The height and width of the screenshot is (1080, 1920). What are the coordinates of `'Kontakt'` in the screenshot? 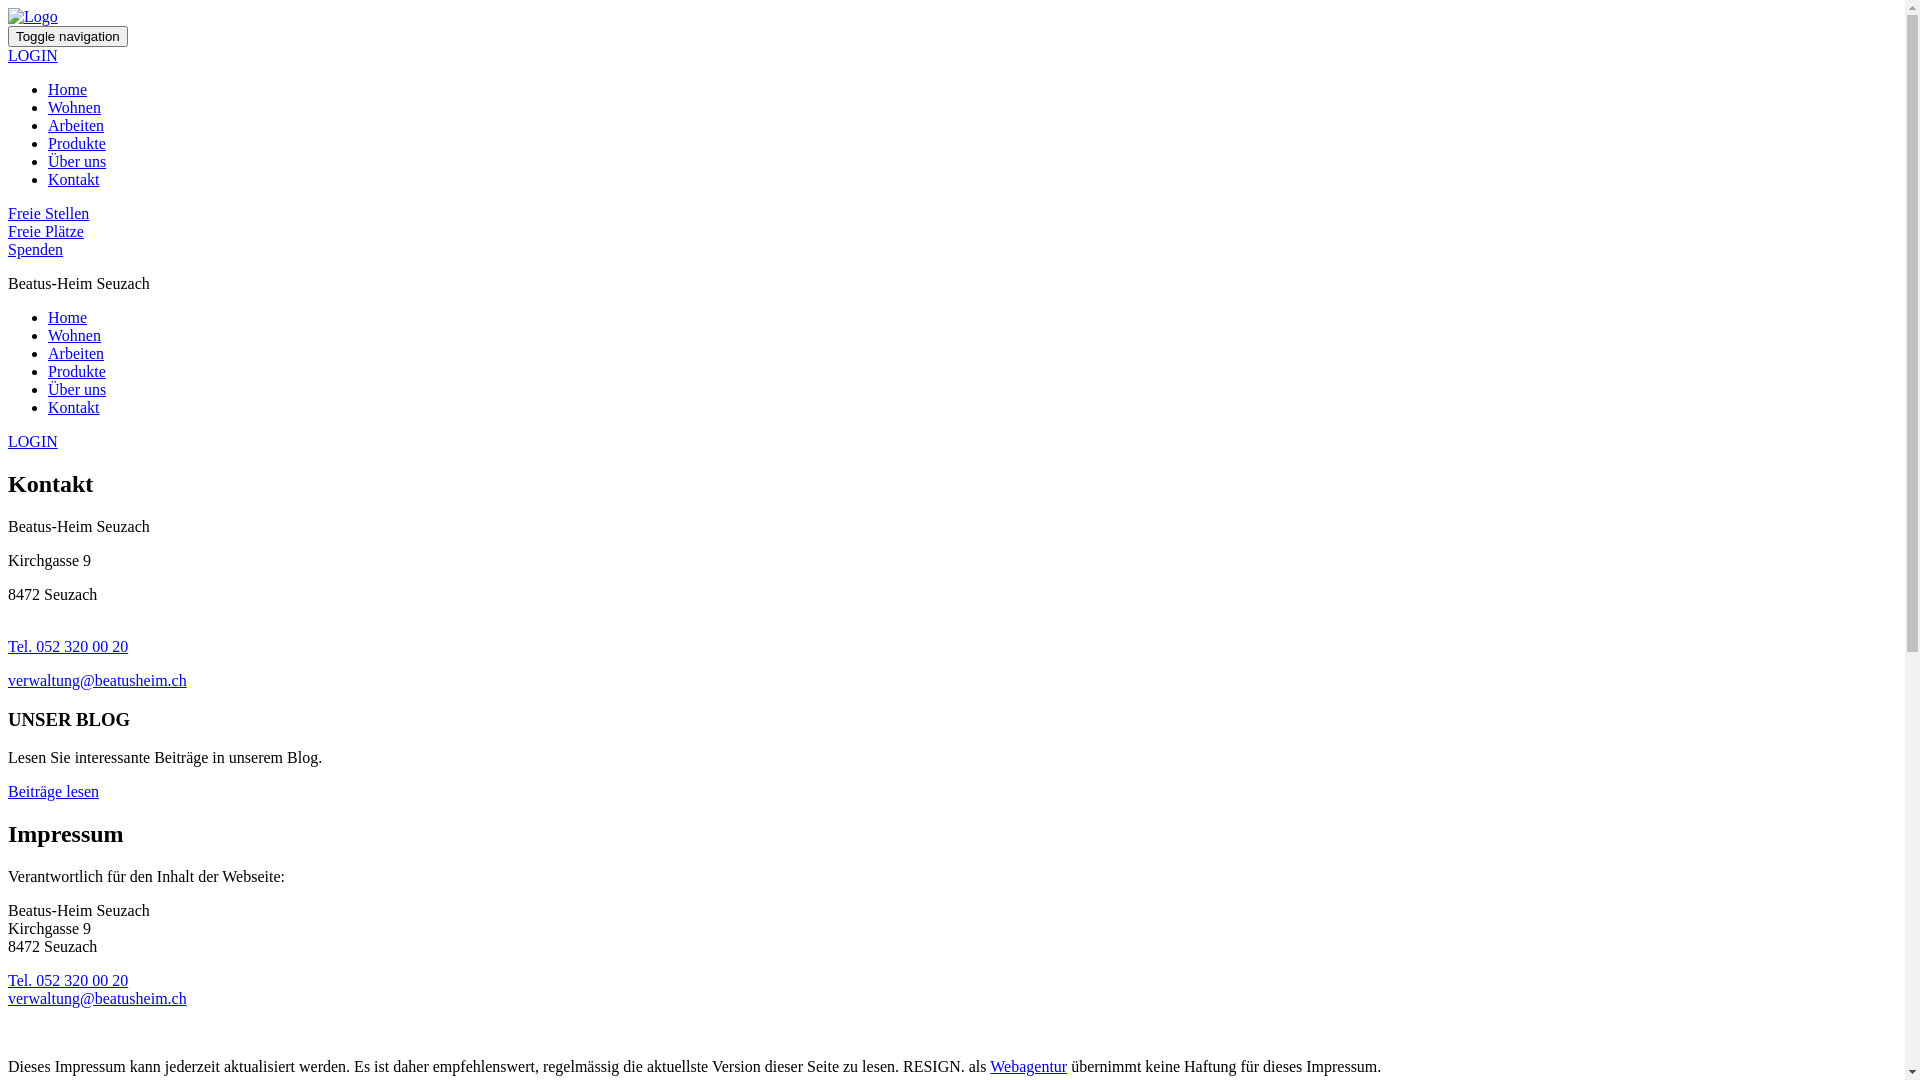 It's located at (48, 178).